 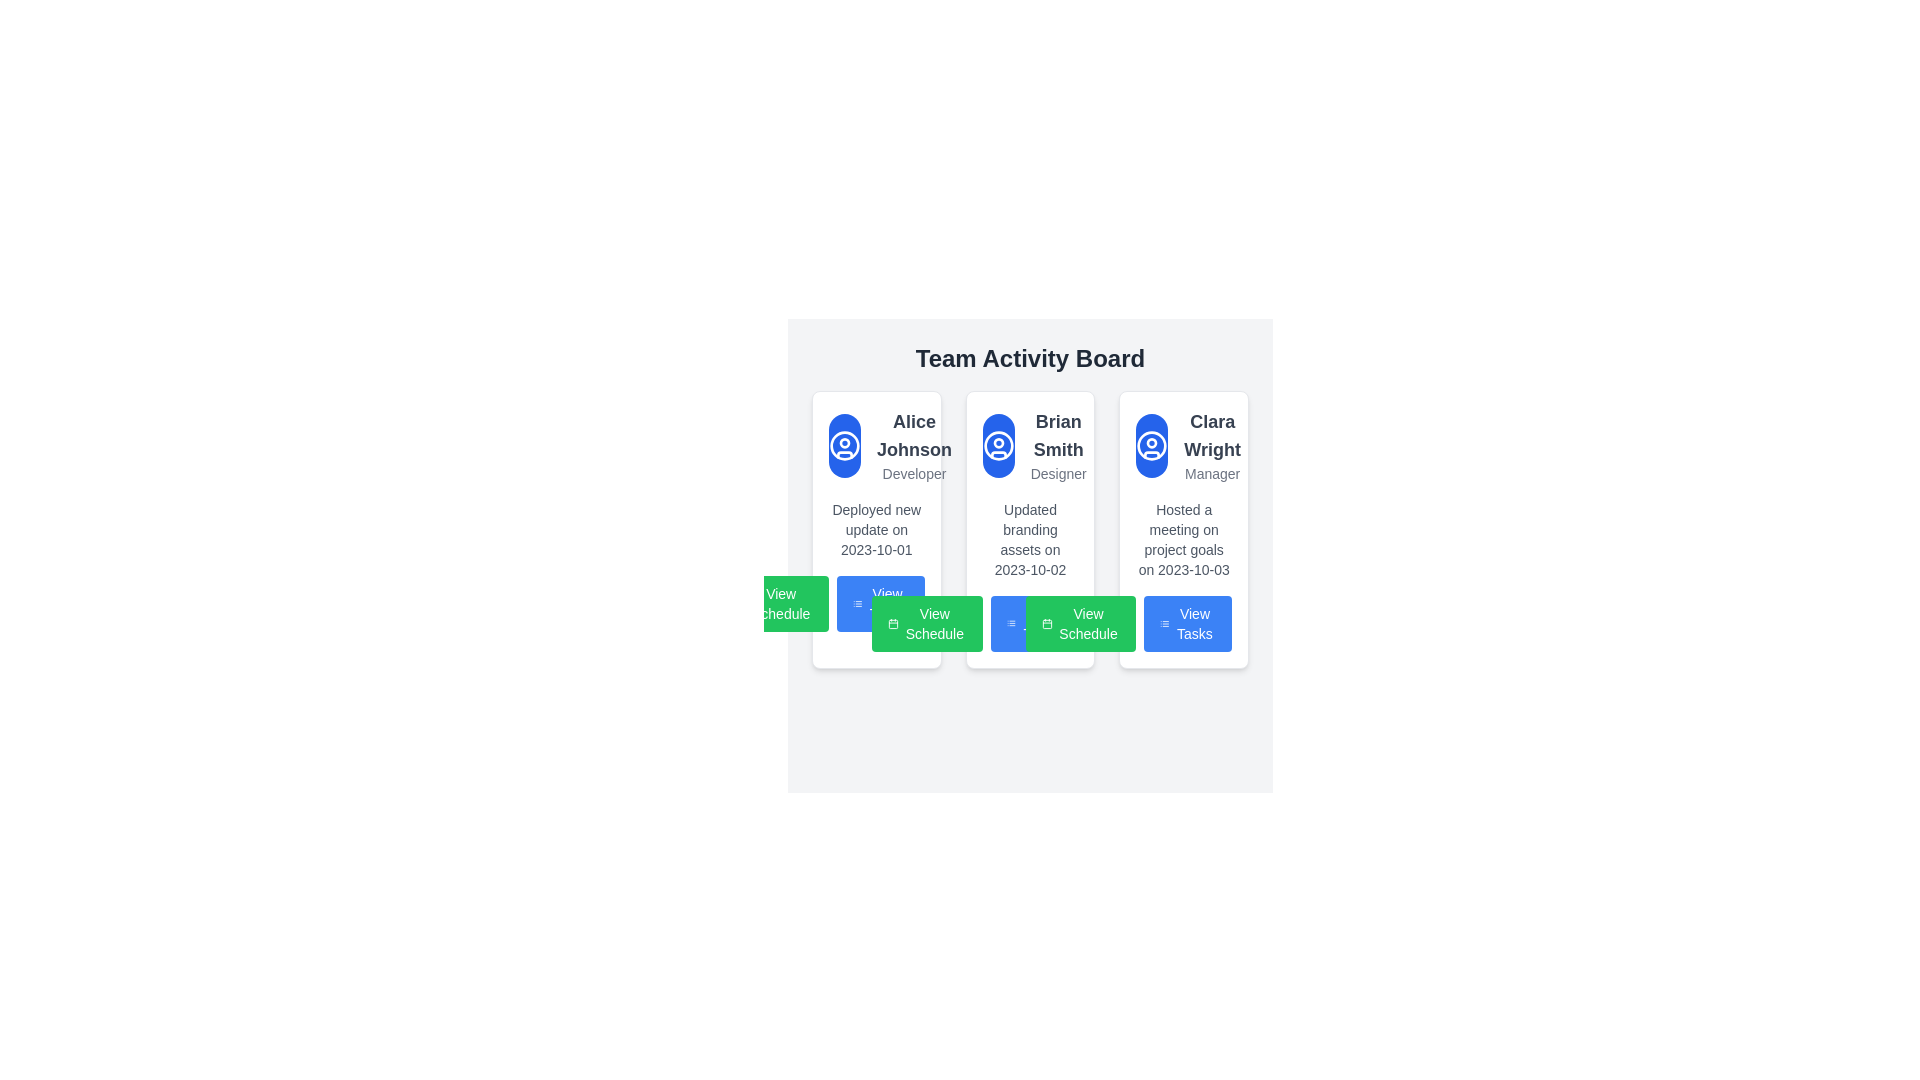 I want to click on the Avatar placeholder representing the user 'Brian Smith' at the top-left corner of the information card, so click(x=998, y=445).